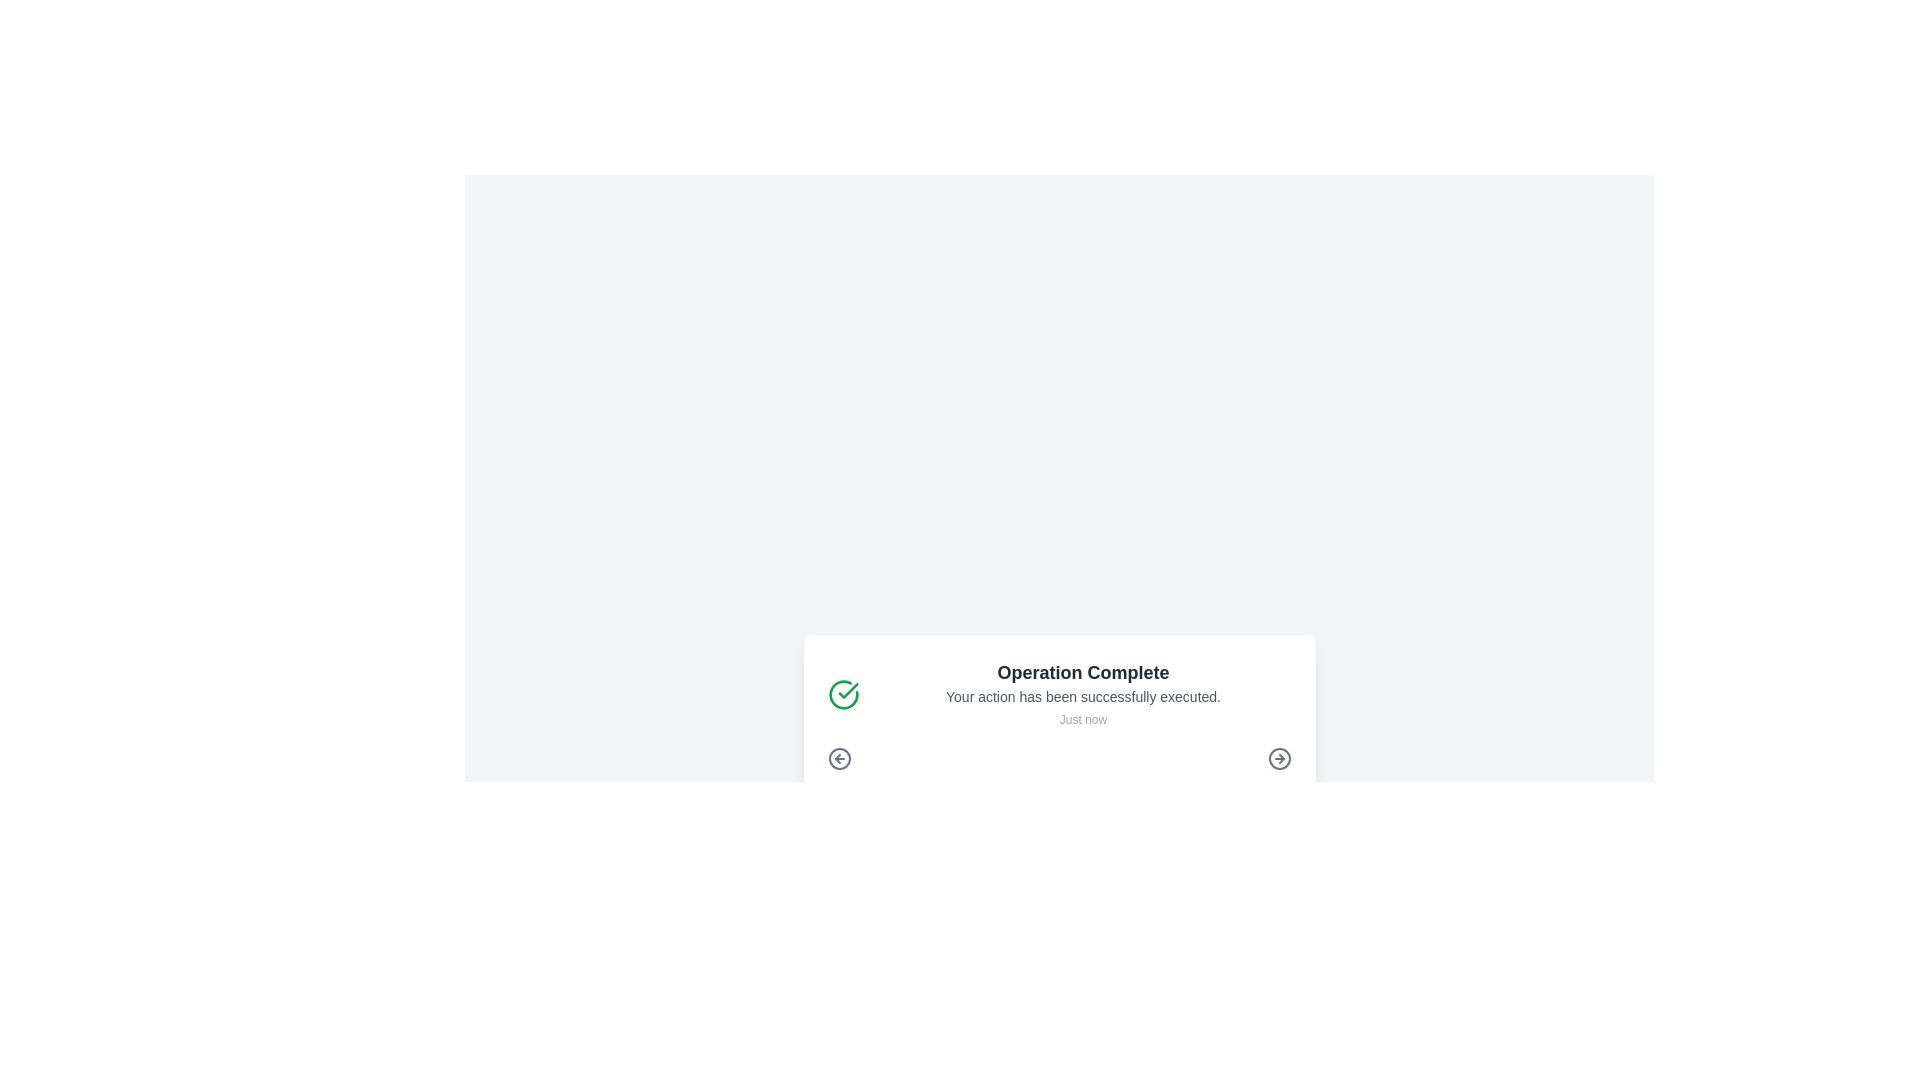 The height and width of the screenshot is (1080, 1920). I want to click on the informational text element that conveys additional information regarding the successful execution of an action, located below the 'Operation Complete' heading and above the 'Just now' timestamp, so click(1082, 696).